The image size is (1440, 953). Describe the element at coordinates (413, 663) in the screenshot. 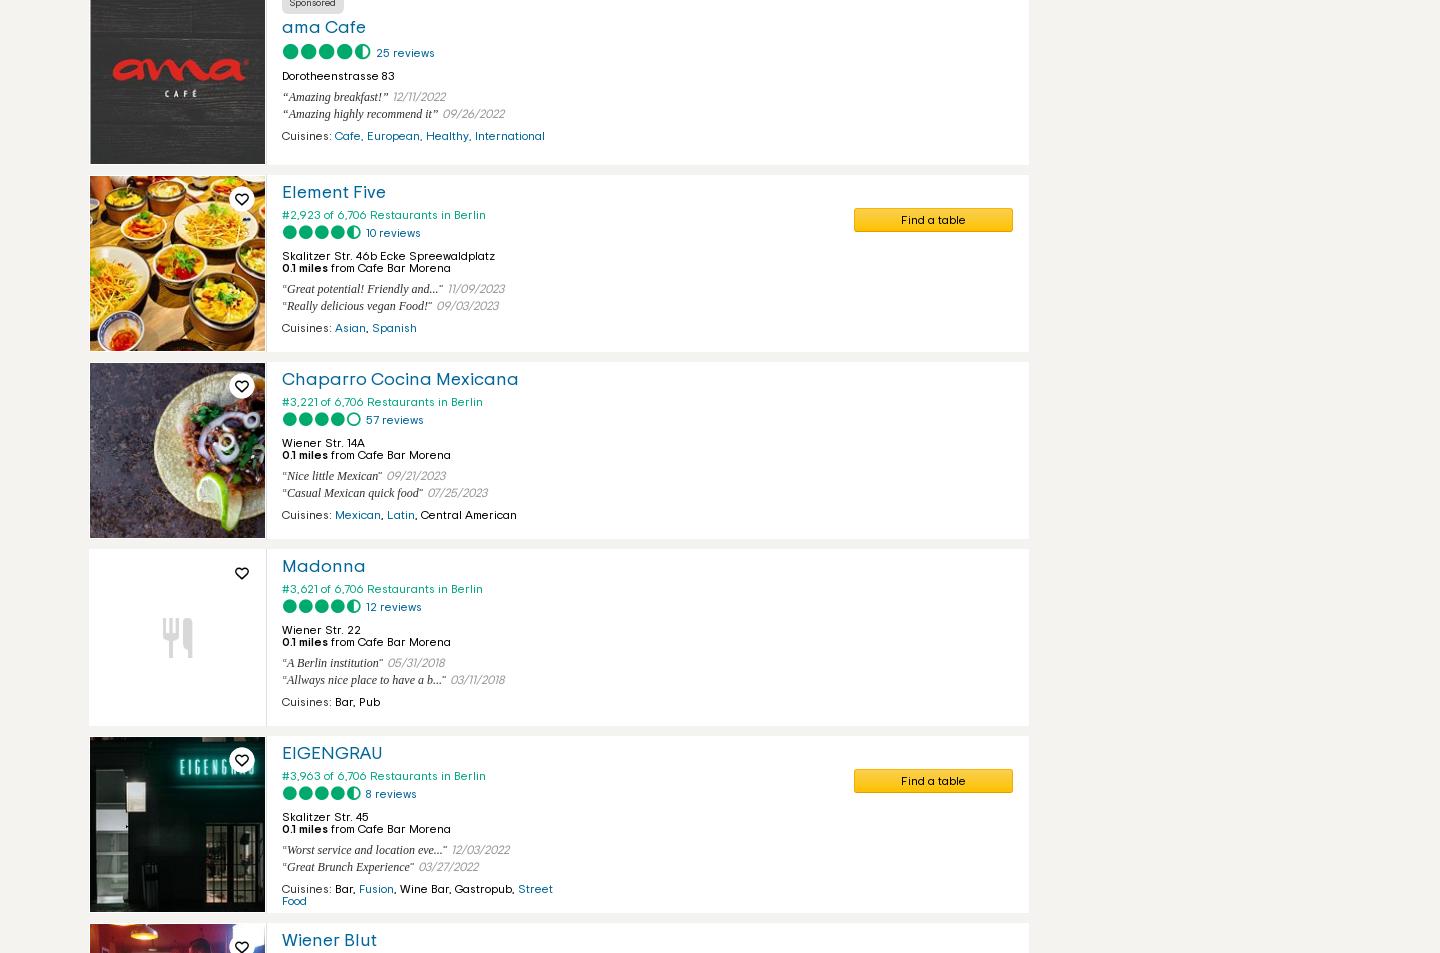

I see `'05/31/2018'` at that location.